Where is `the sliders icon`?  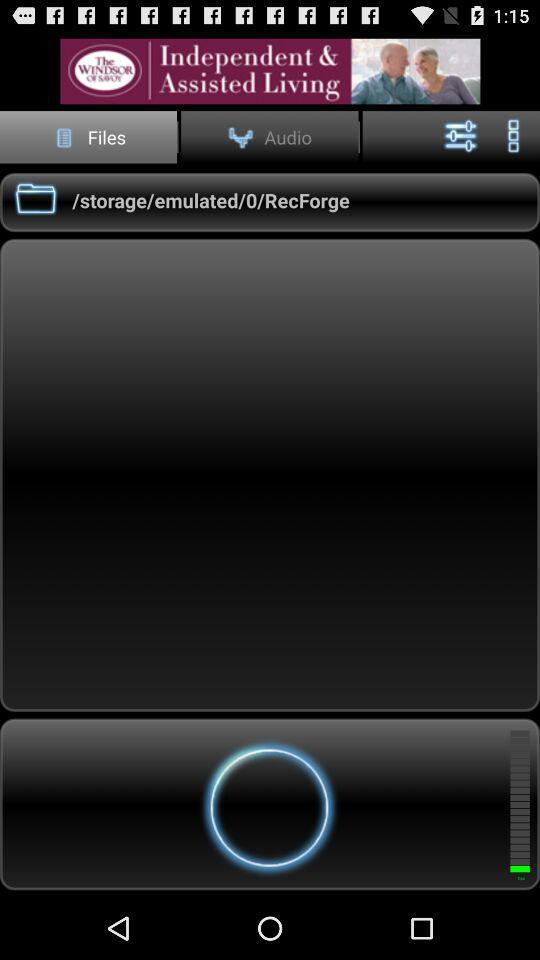
the sliders icon is located at coordinates (461, 144).